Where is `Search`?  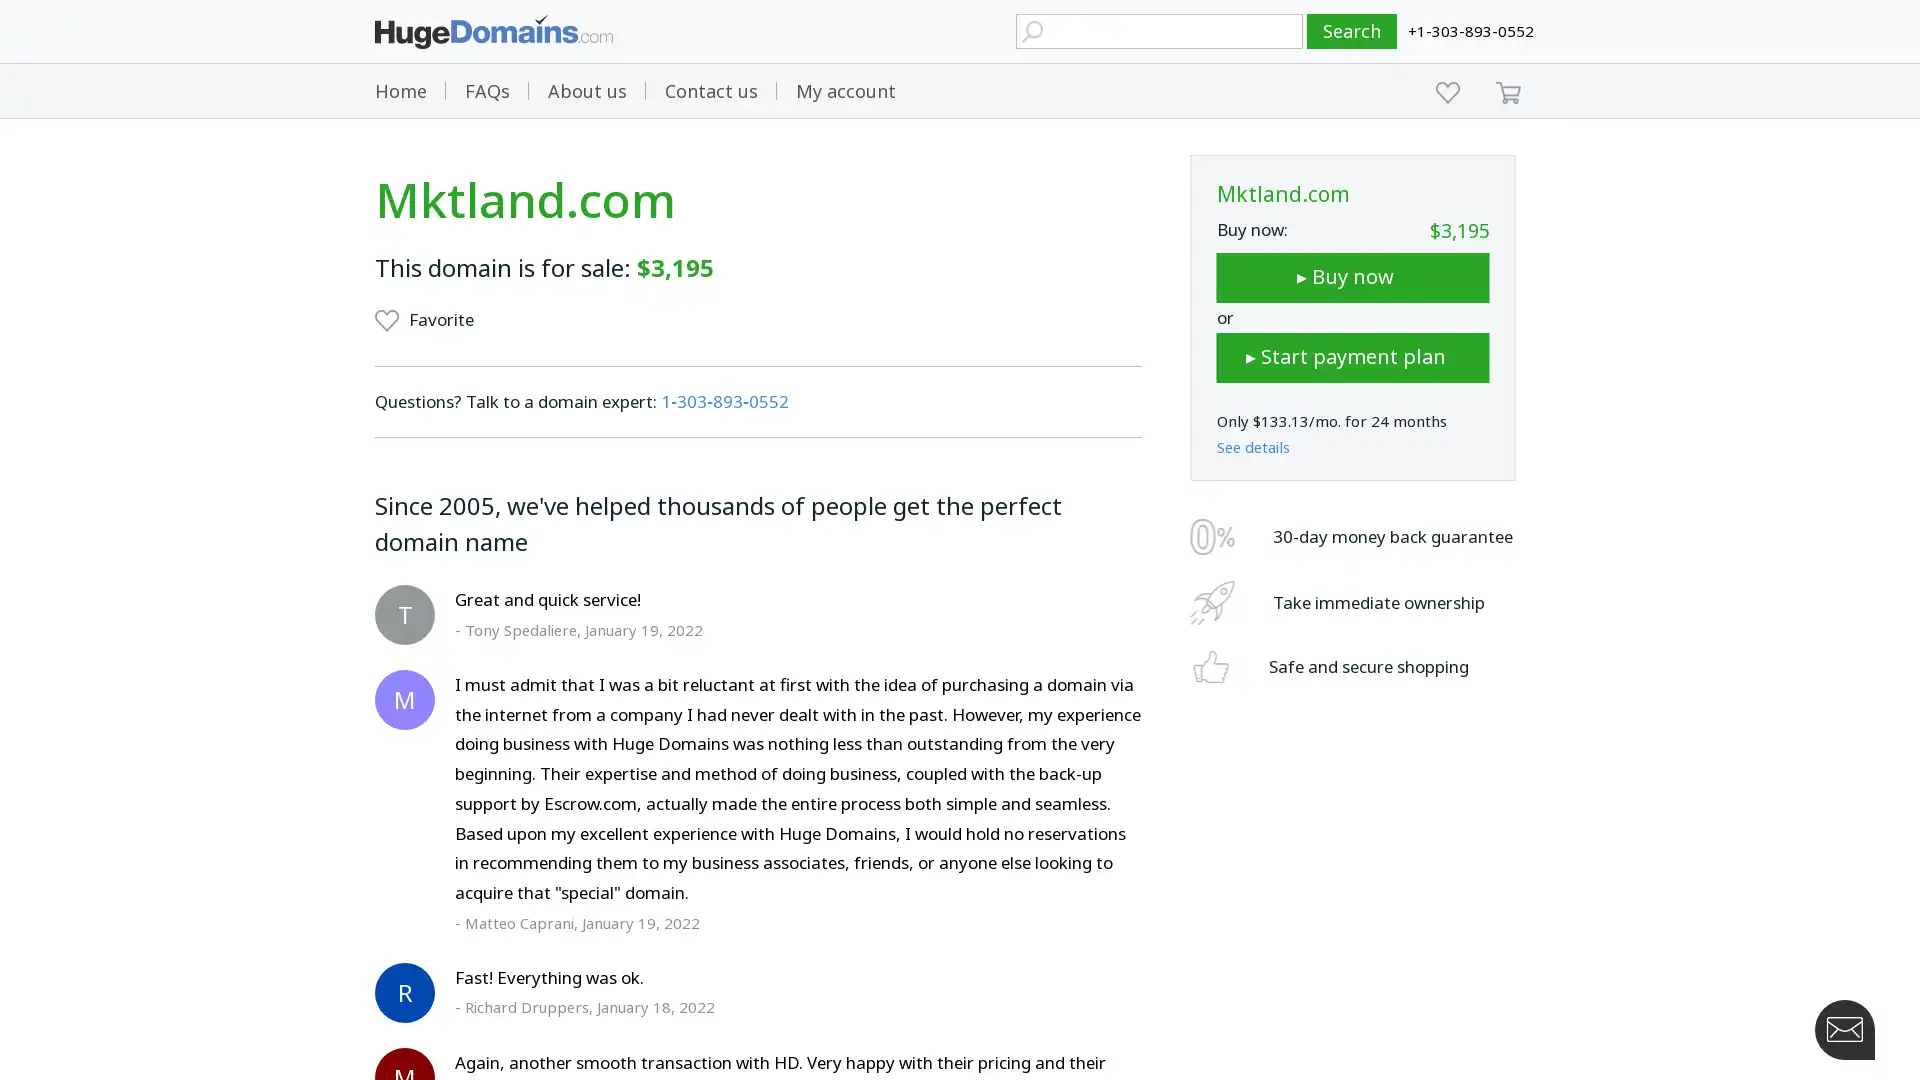 Search is located at coordinates (1352, 31).